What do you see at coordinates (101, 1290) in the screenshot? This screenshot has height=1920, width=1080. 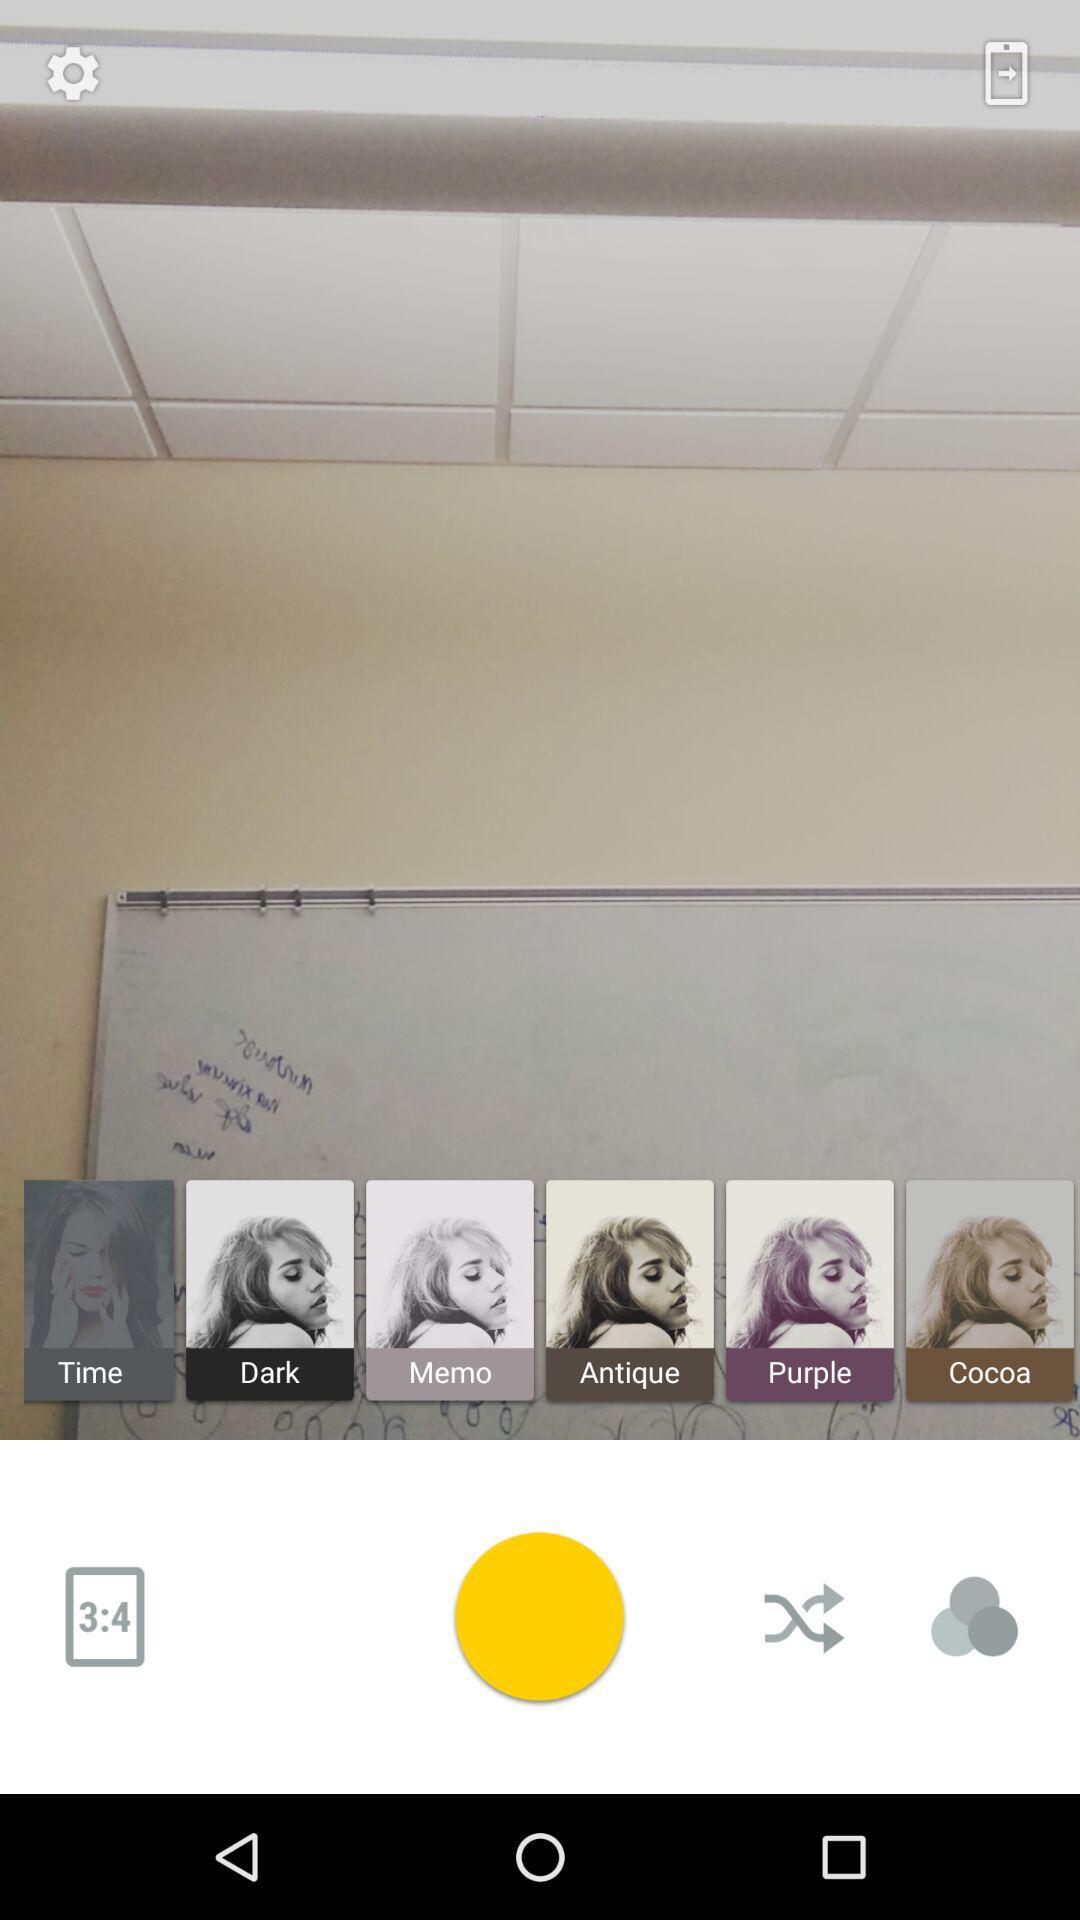 I see `the time filter` at bounding box center [101, 1290].